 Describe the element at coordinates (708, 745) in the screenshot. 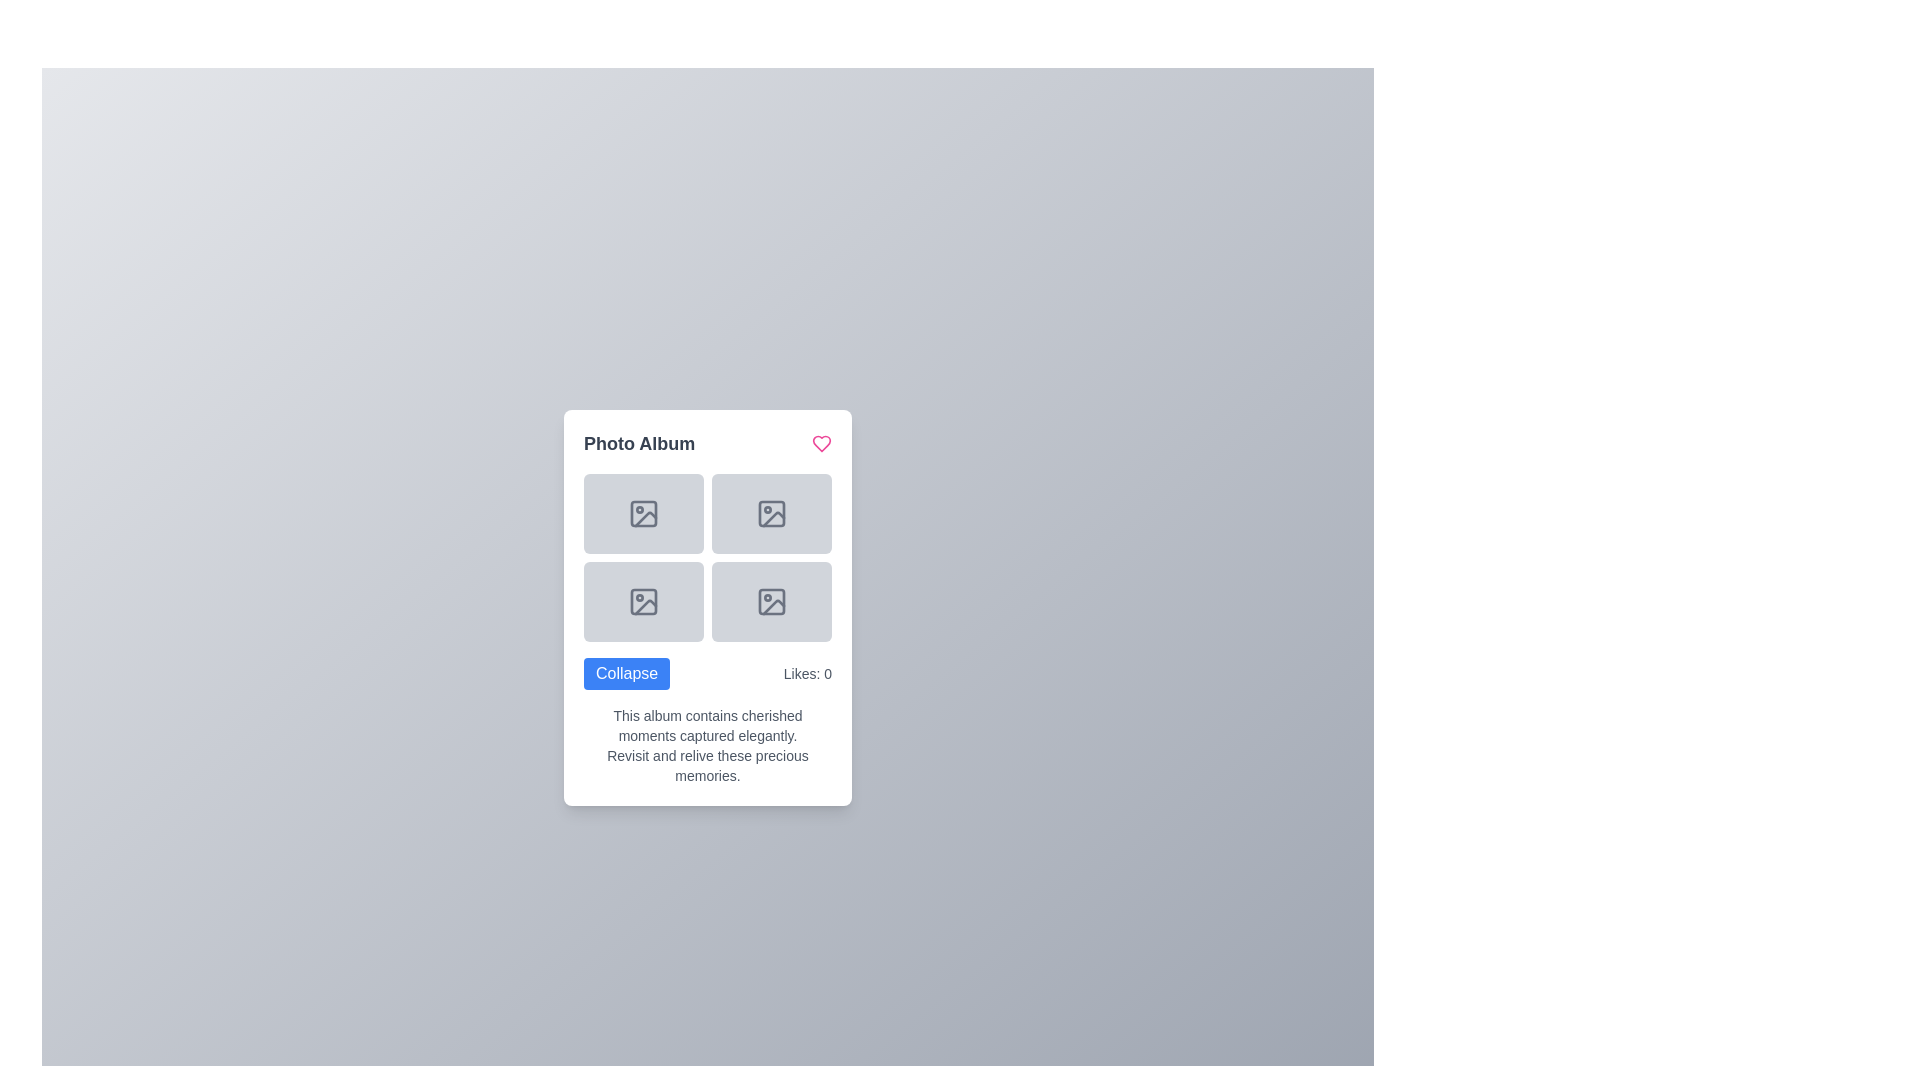

I see `the static text label located at the bottom of the 'Photo Album' card, which provides a nostalgic description of the album's content` at that location.